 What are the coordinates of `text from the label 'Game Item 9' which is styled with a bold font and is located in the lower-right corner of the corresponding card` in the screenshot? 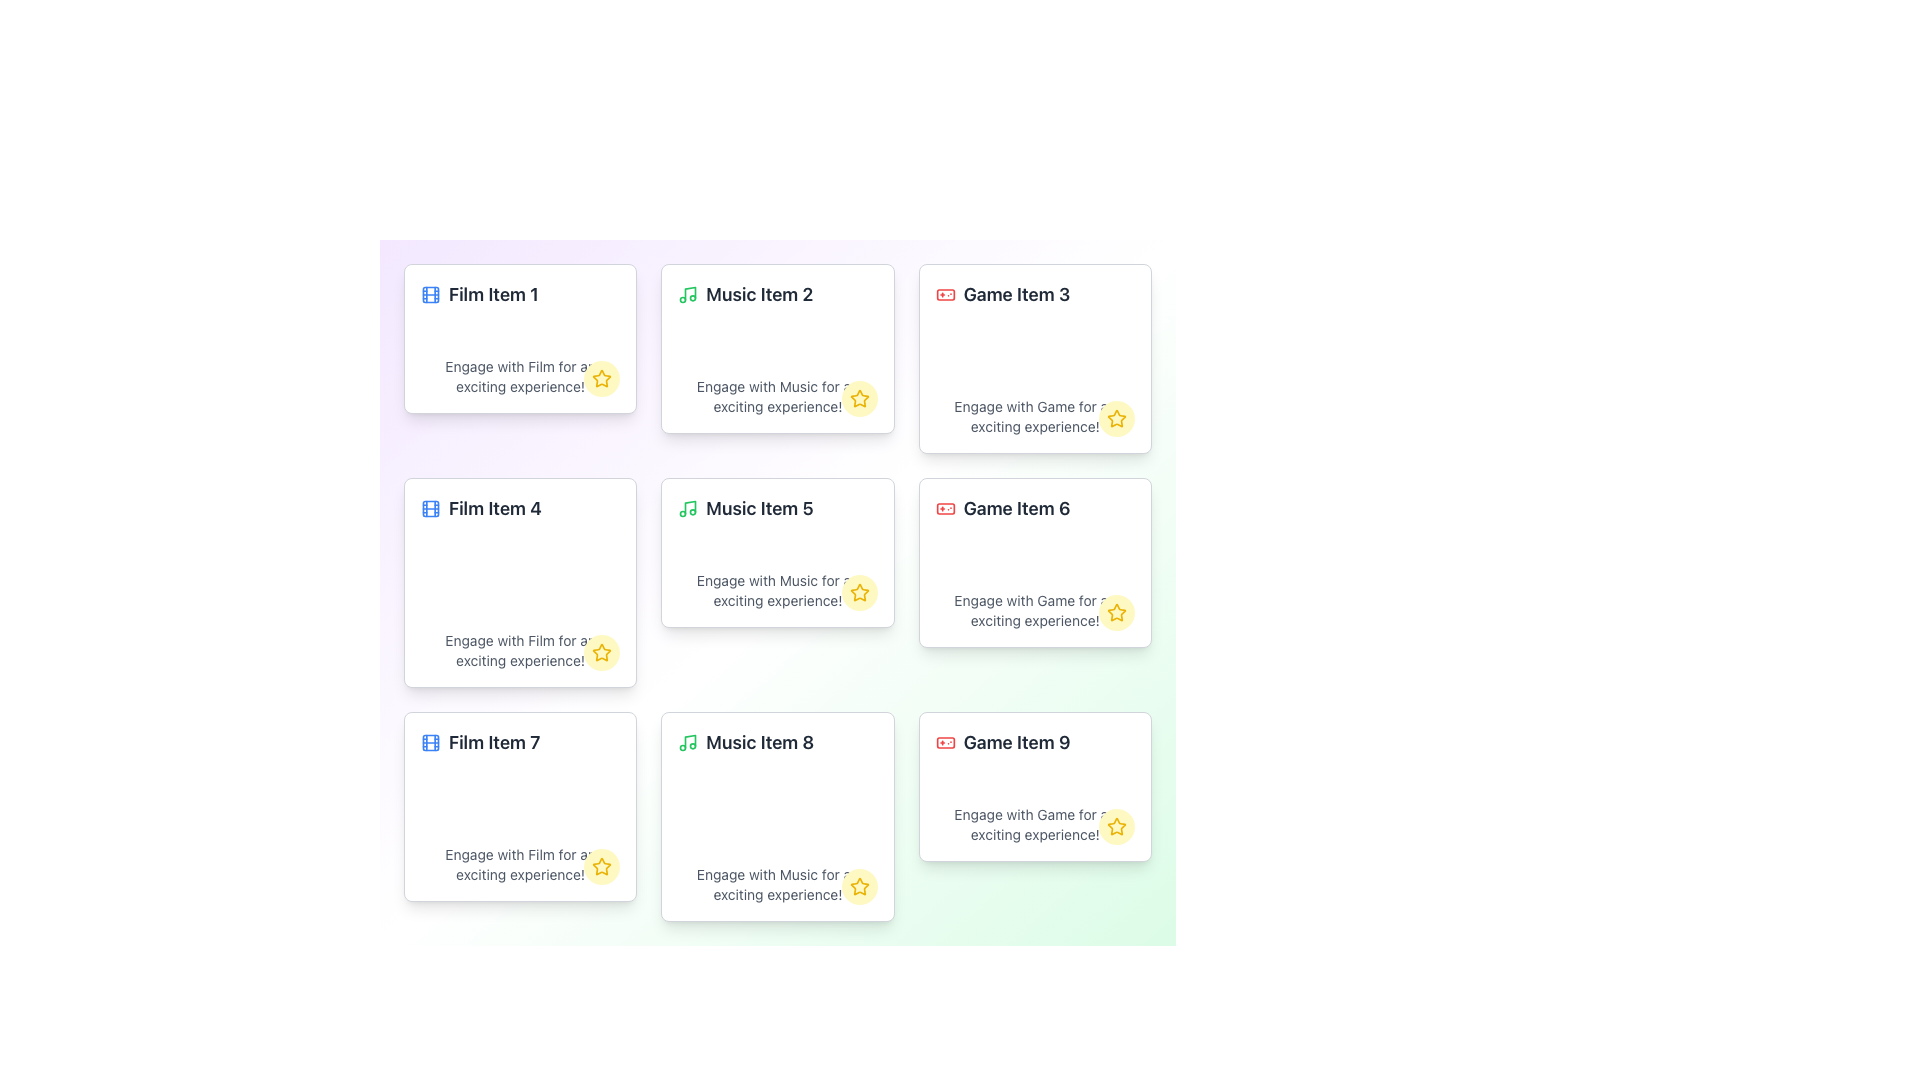 It's located at (1035, 743).